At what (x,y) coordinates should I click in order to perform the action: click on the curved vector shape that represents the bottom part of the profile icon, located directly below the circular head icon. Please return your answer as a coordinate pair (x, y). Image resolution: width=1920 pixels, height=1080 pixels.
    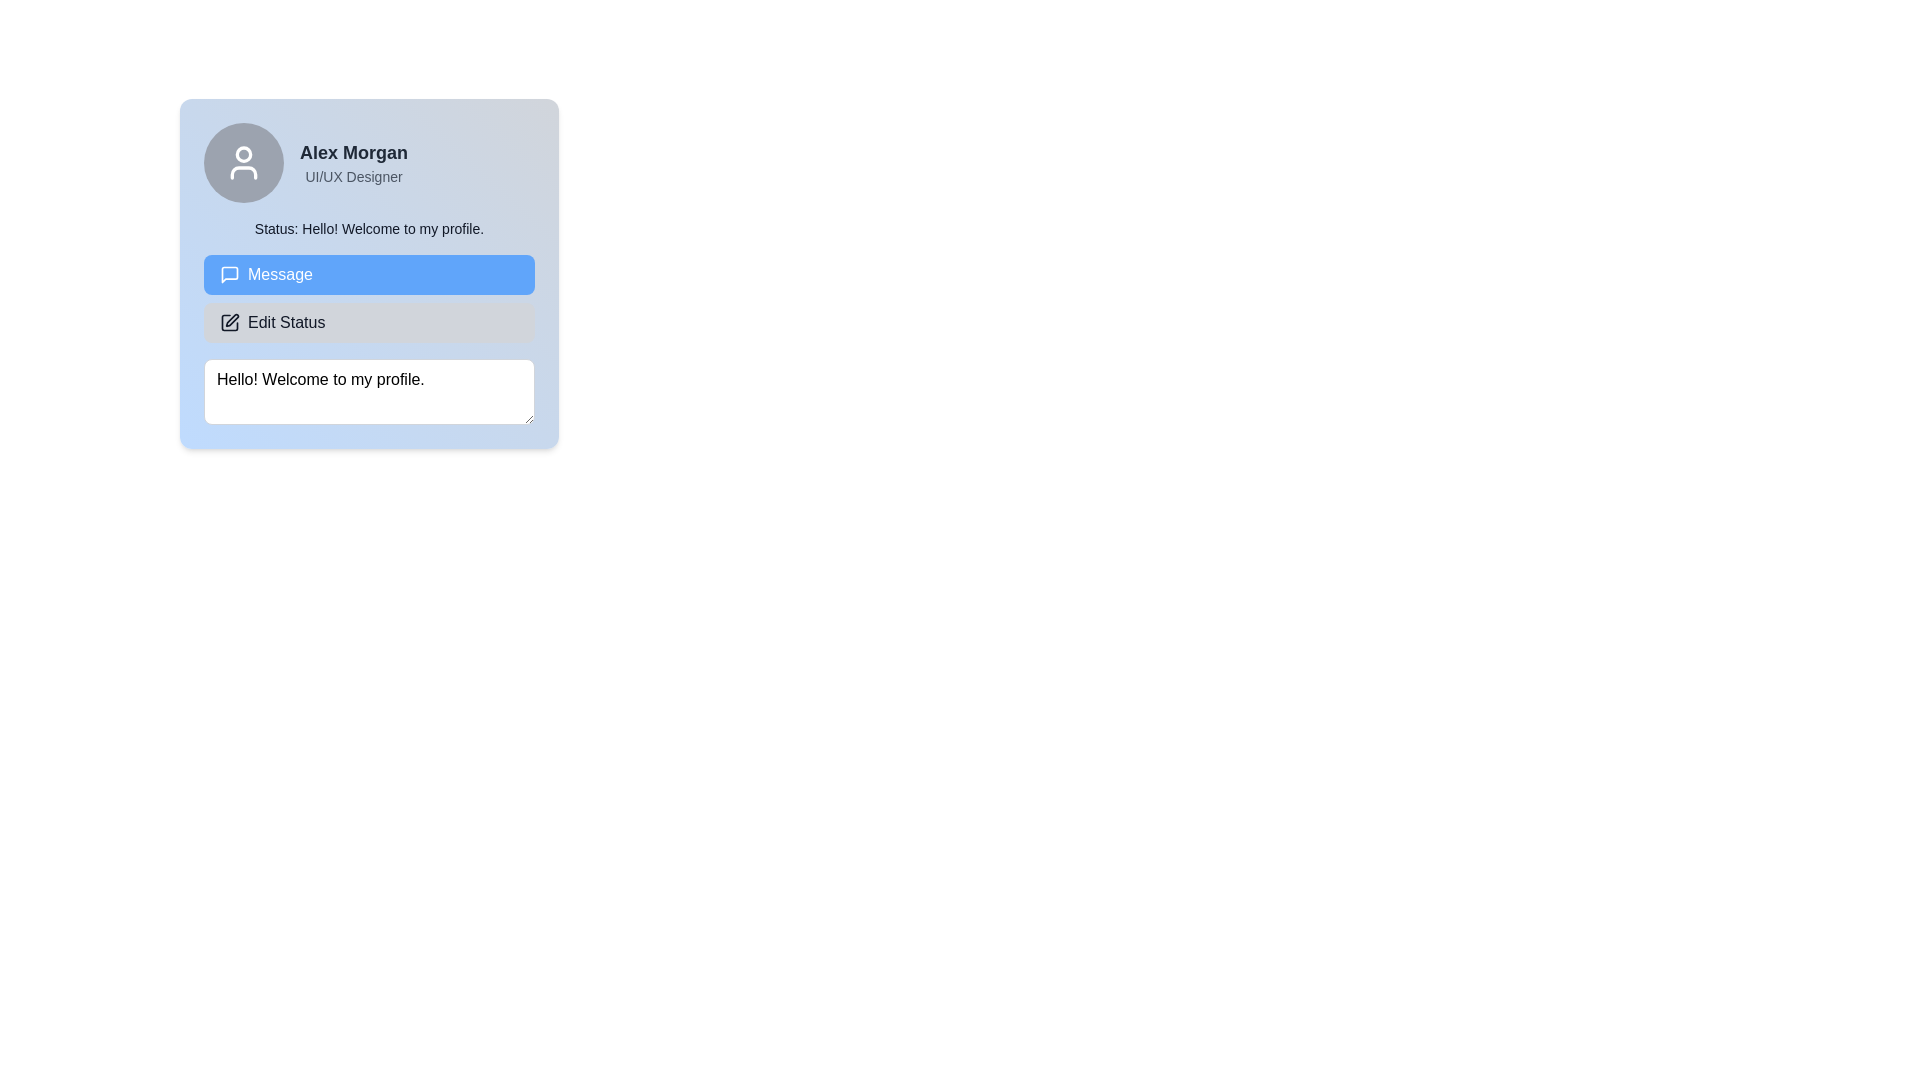
    Looking at the image, I should click on (243, 172).